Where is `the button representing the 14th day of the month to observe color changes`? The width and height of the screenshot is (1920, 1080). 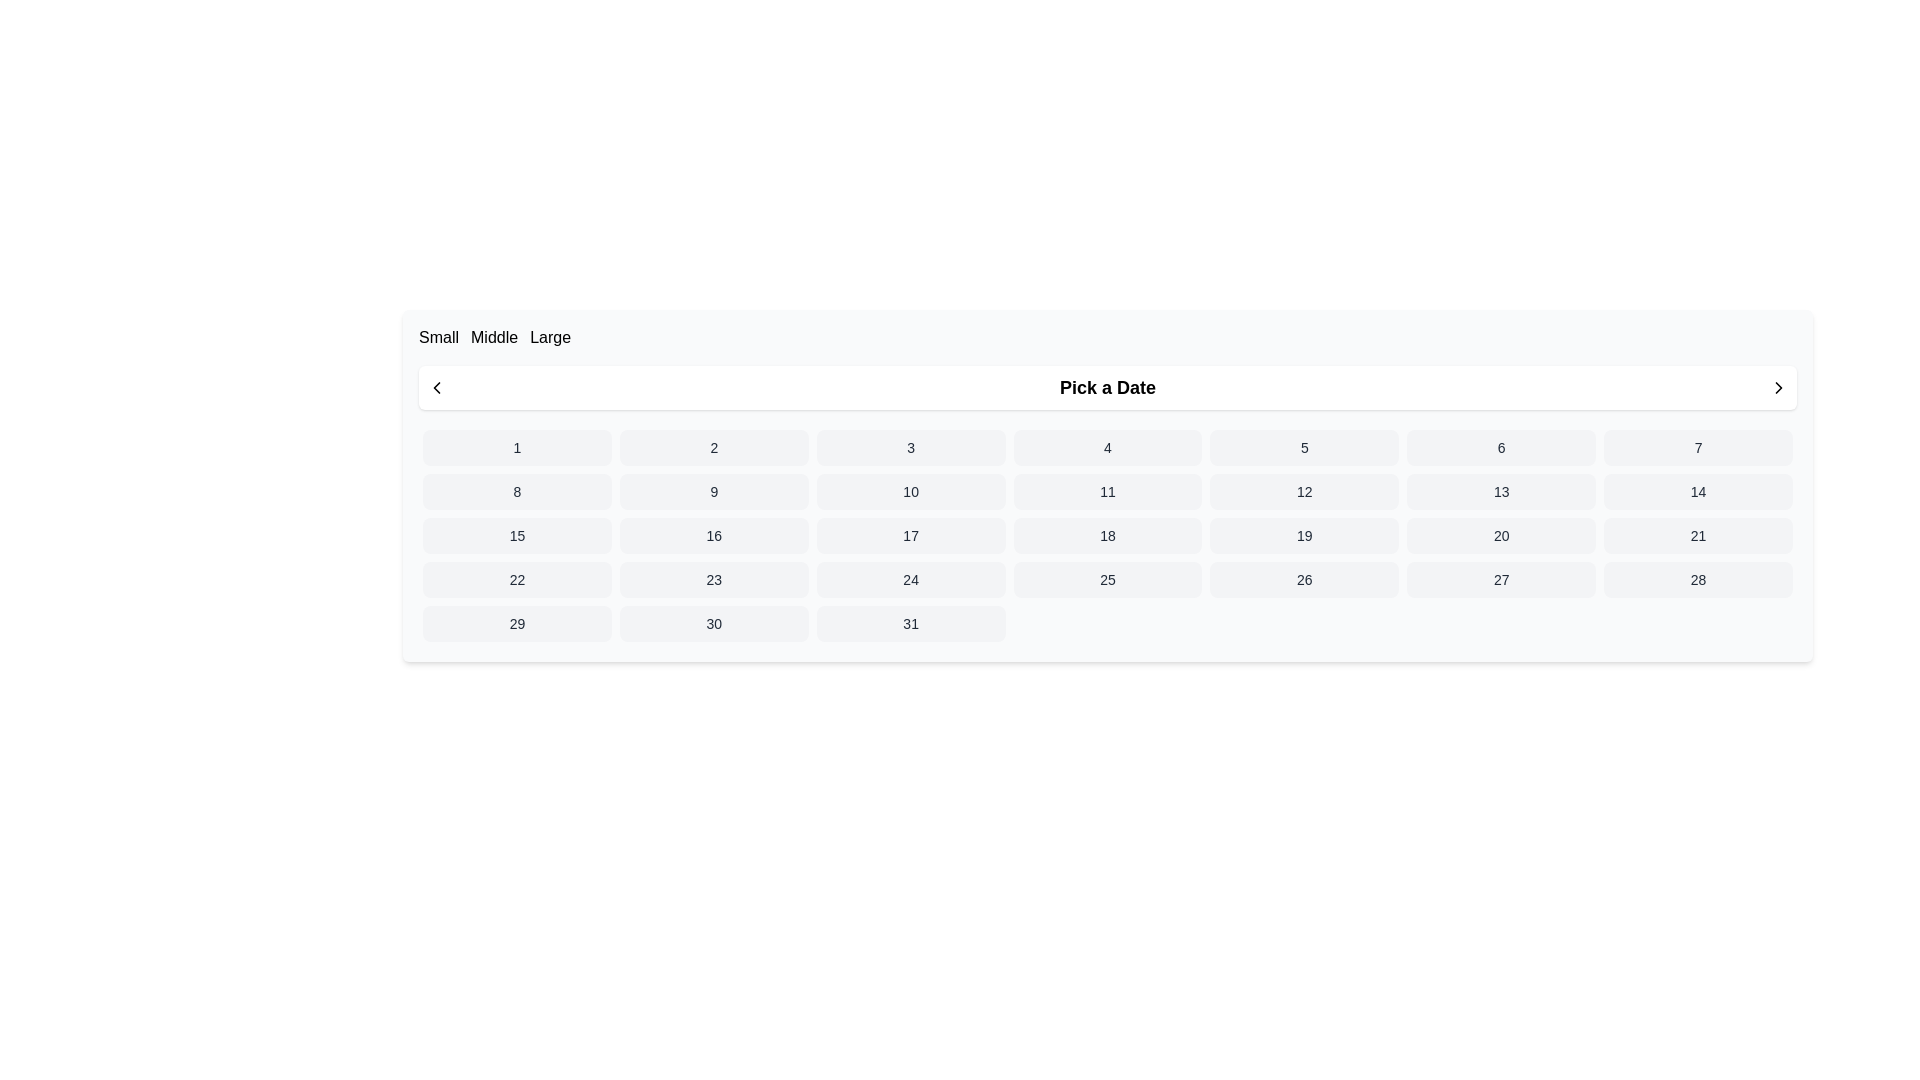
the button representing the 14th day of the month to observe color changes is located at coordinates (1697, 492).